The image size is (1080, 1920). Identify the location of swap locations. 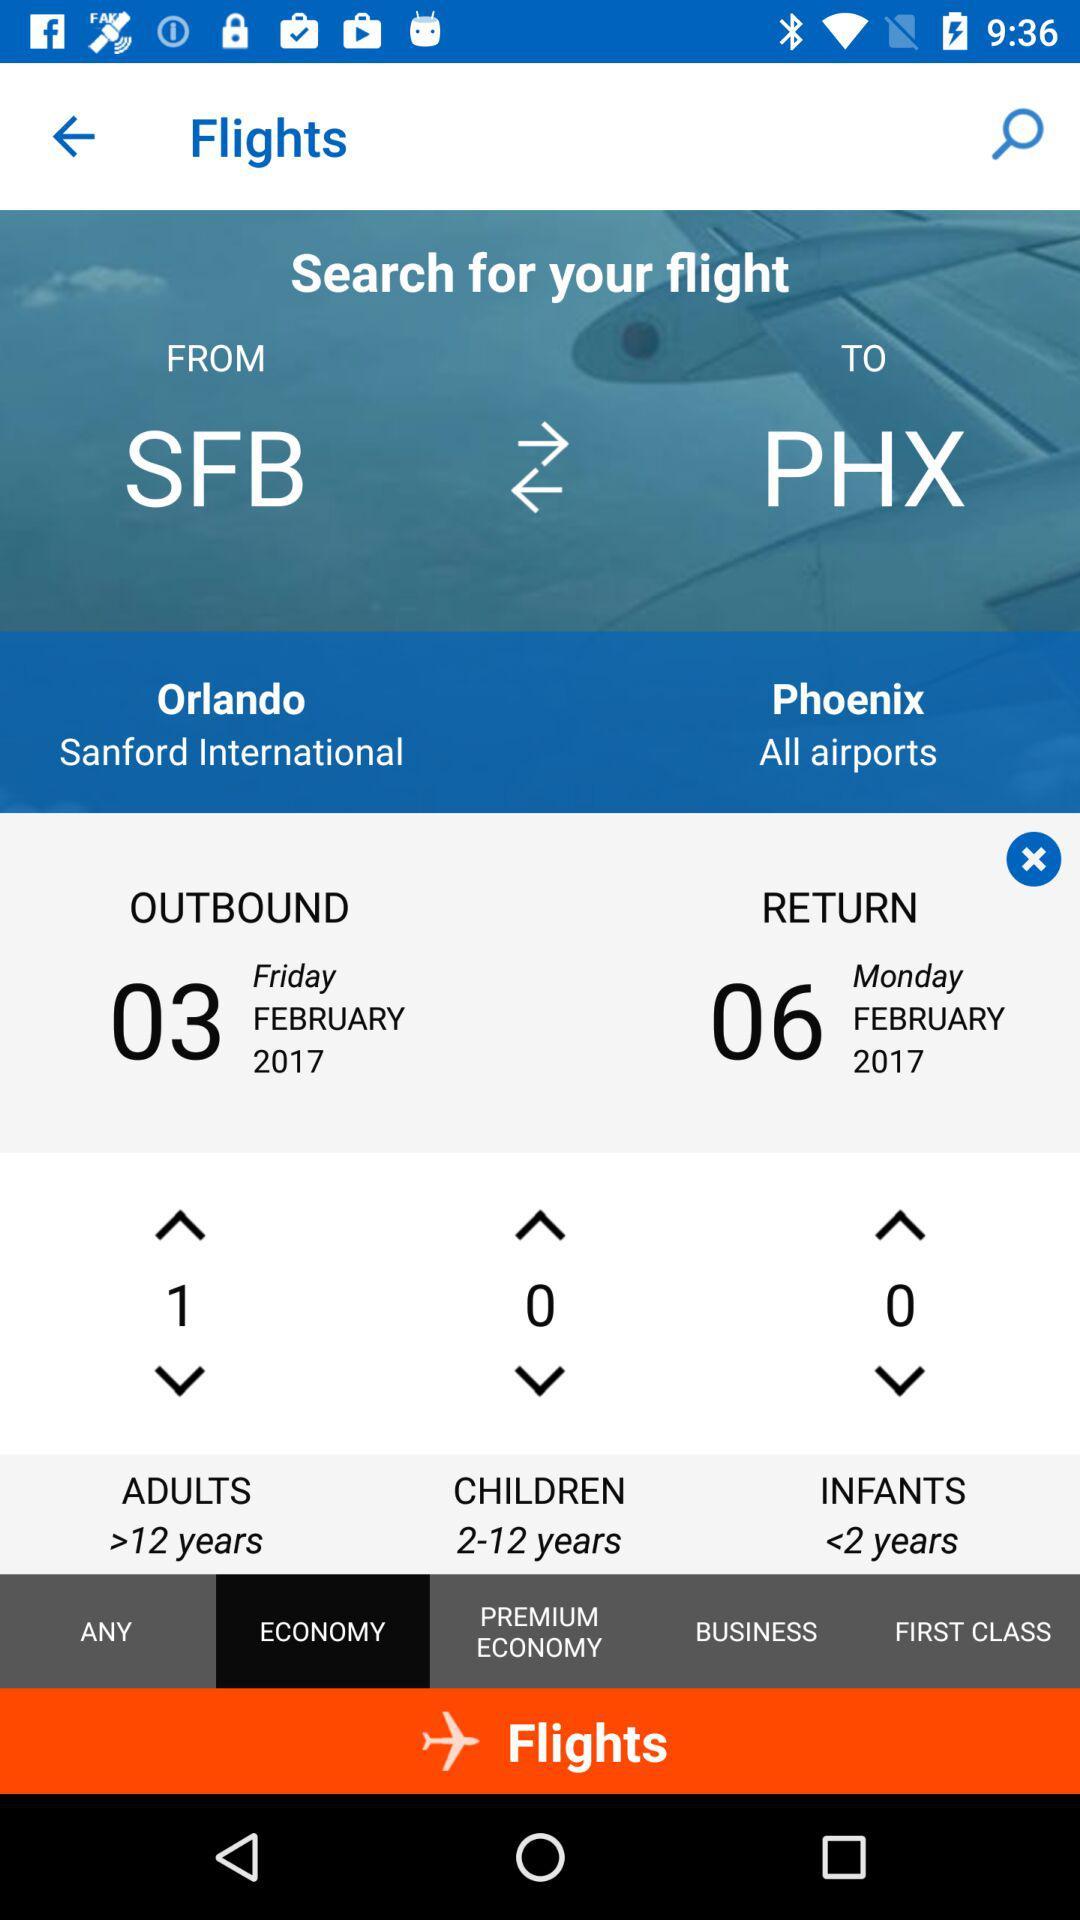
(538, 466).